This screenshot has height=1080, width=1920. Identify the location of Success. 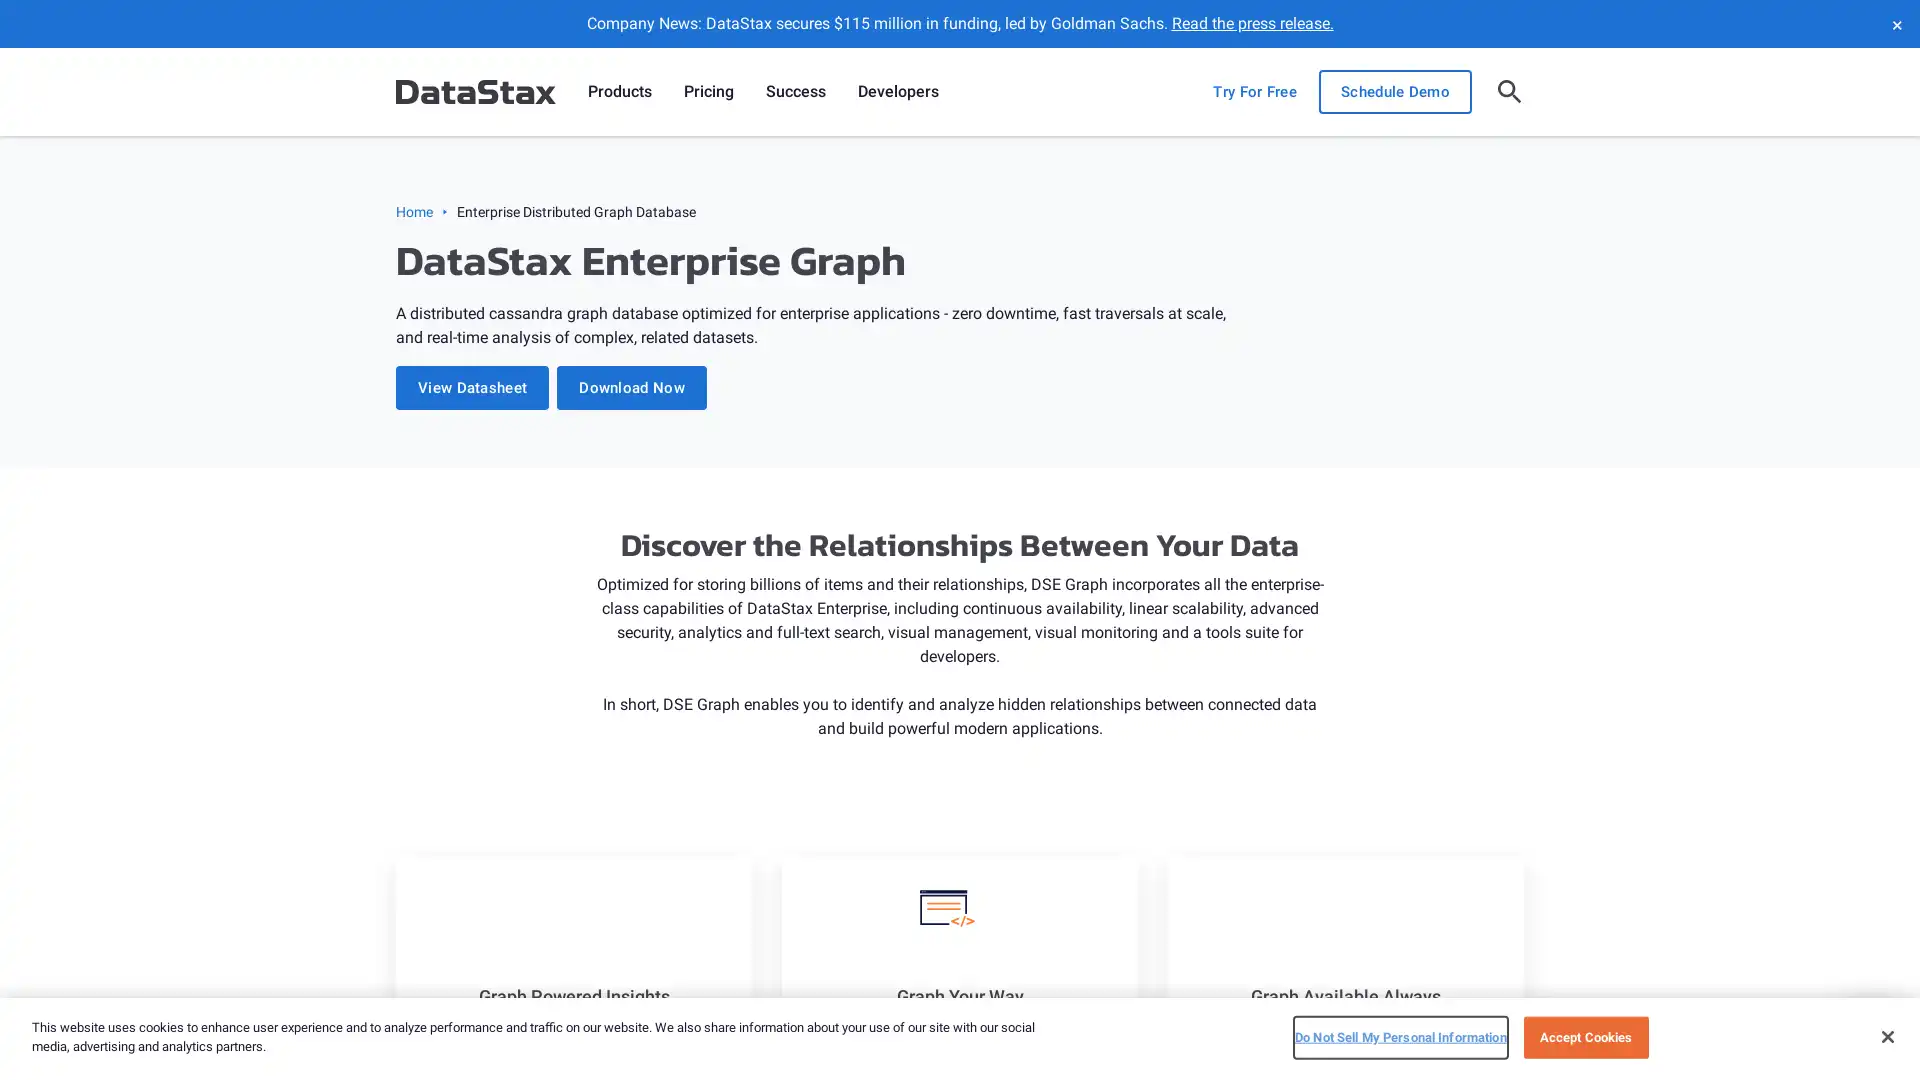
(795, 92).